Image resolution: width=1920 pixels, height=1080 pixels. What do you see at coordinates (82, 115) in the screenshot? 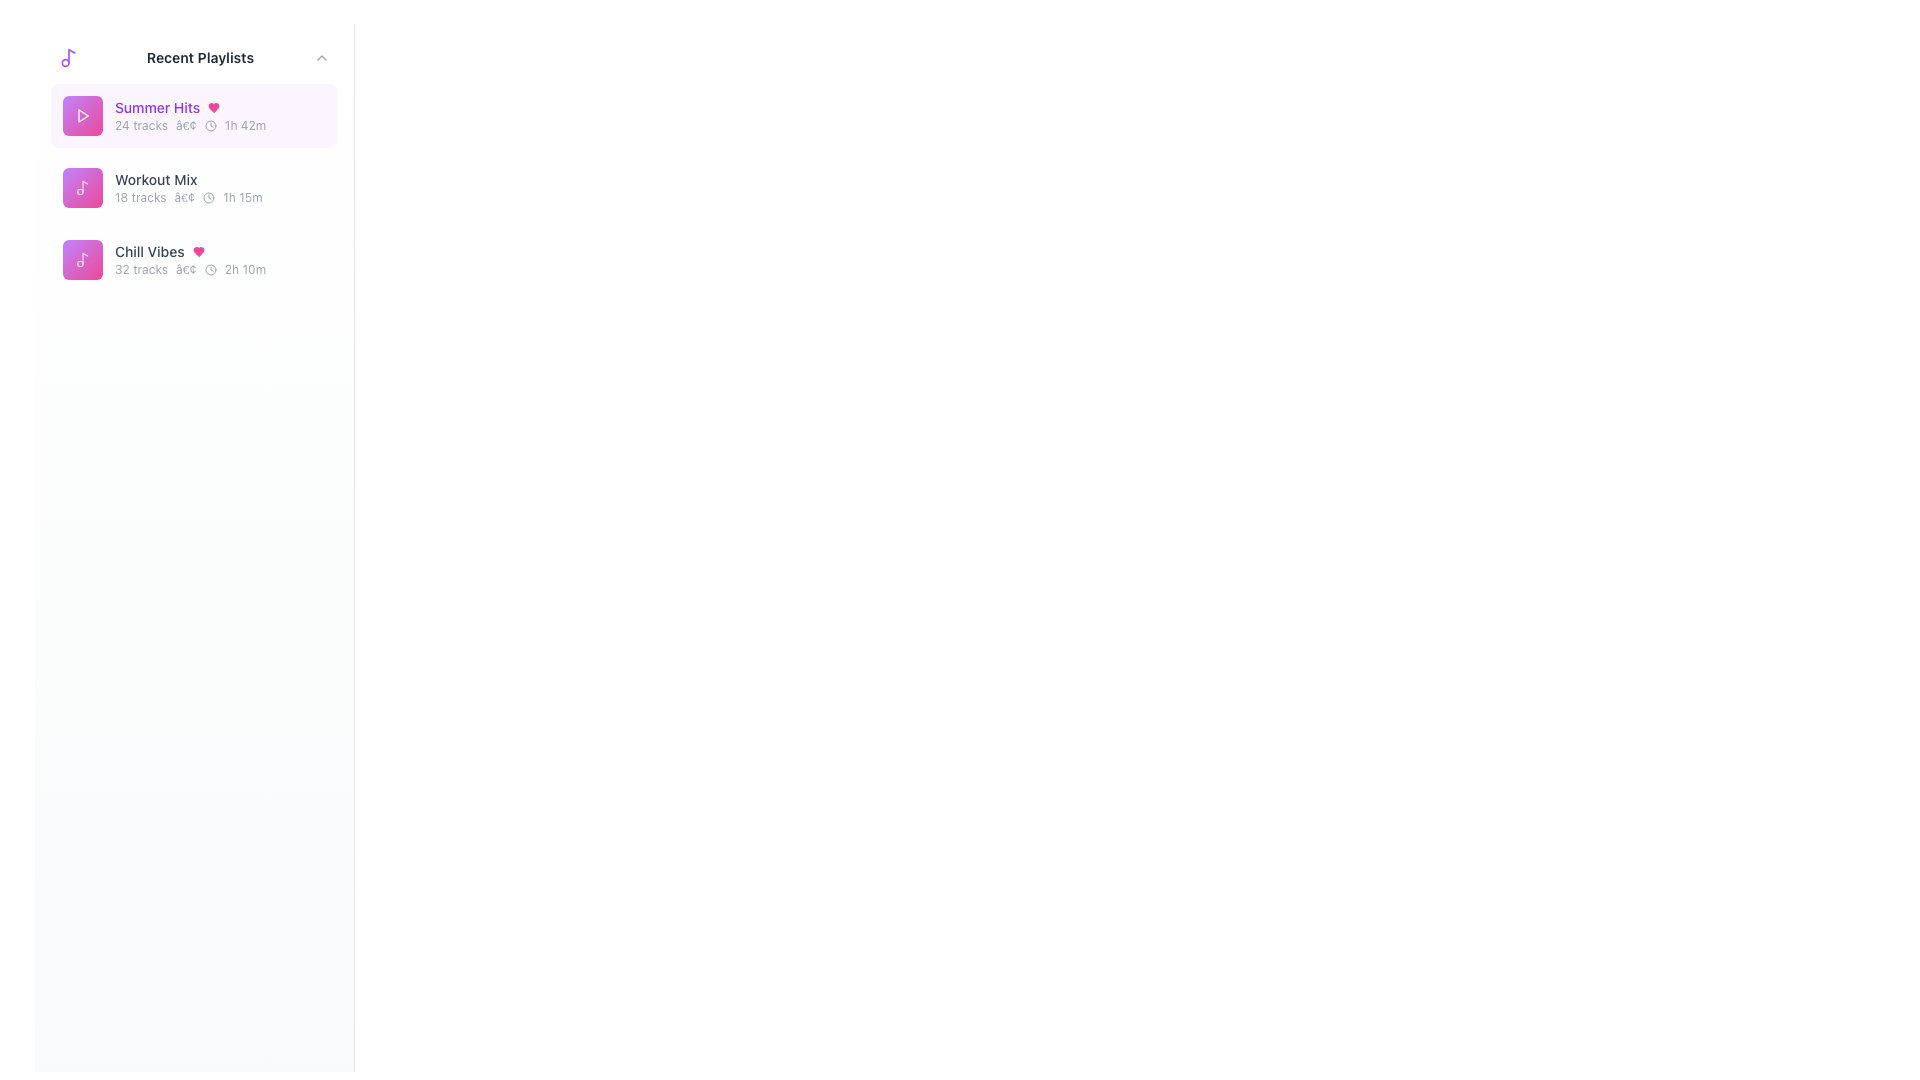
I see `the 'play' icon, which is a vector graphical element indicating media playback, located beside the 'Summer Hits' playlist entry` at bounding box center [82, 115].